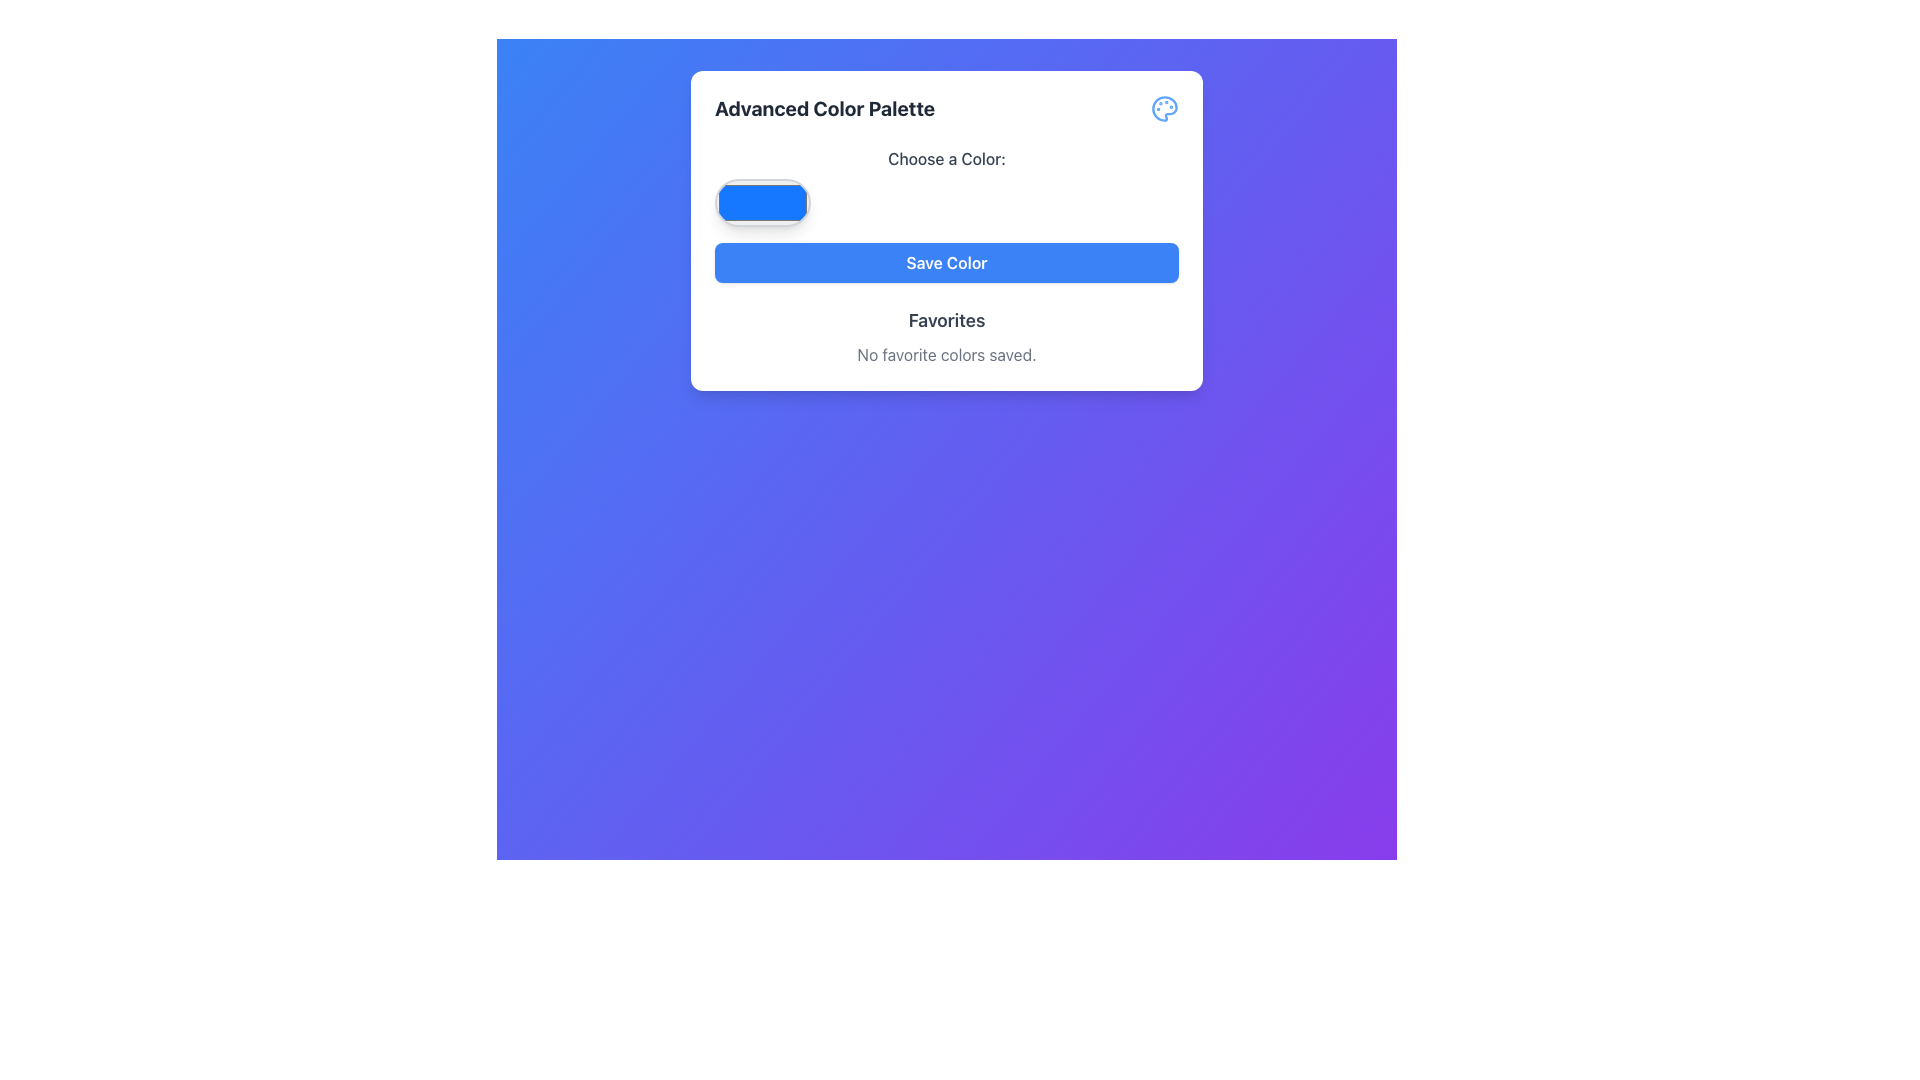 The width and height of the screenshot is (1920, 1080). What do you see at coordinates (945, 353) in the screenshot?
I see `the text element stating 'No favorite colors saved.' located in the 'Favorites' section, positioned directly below the section title` at bounding box center [945, 353].